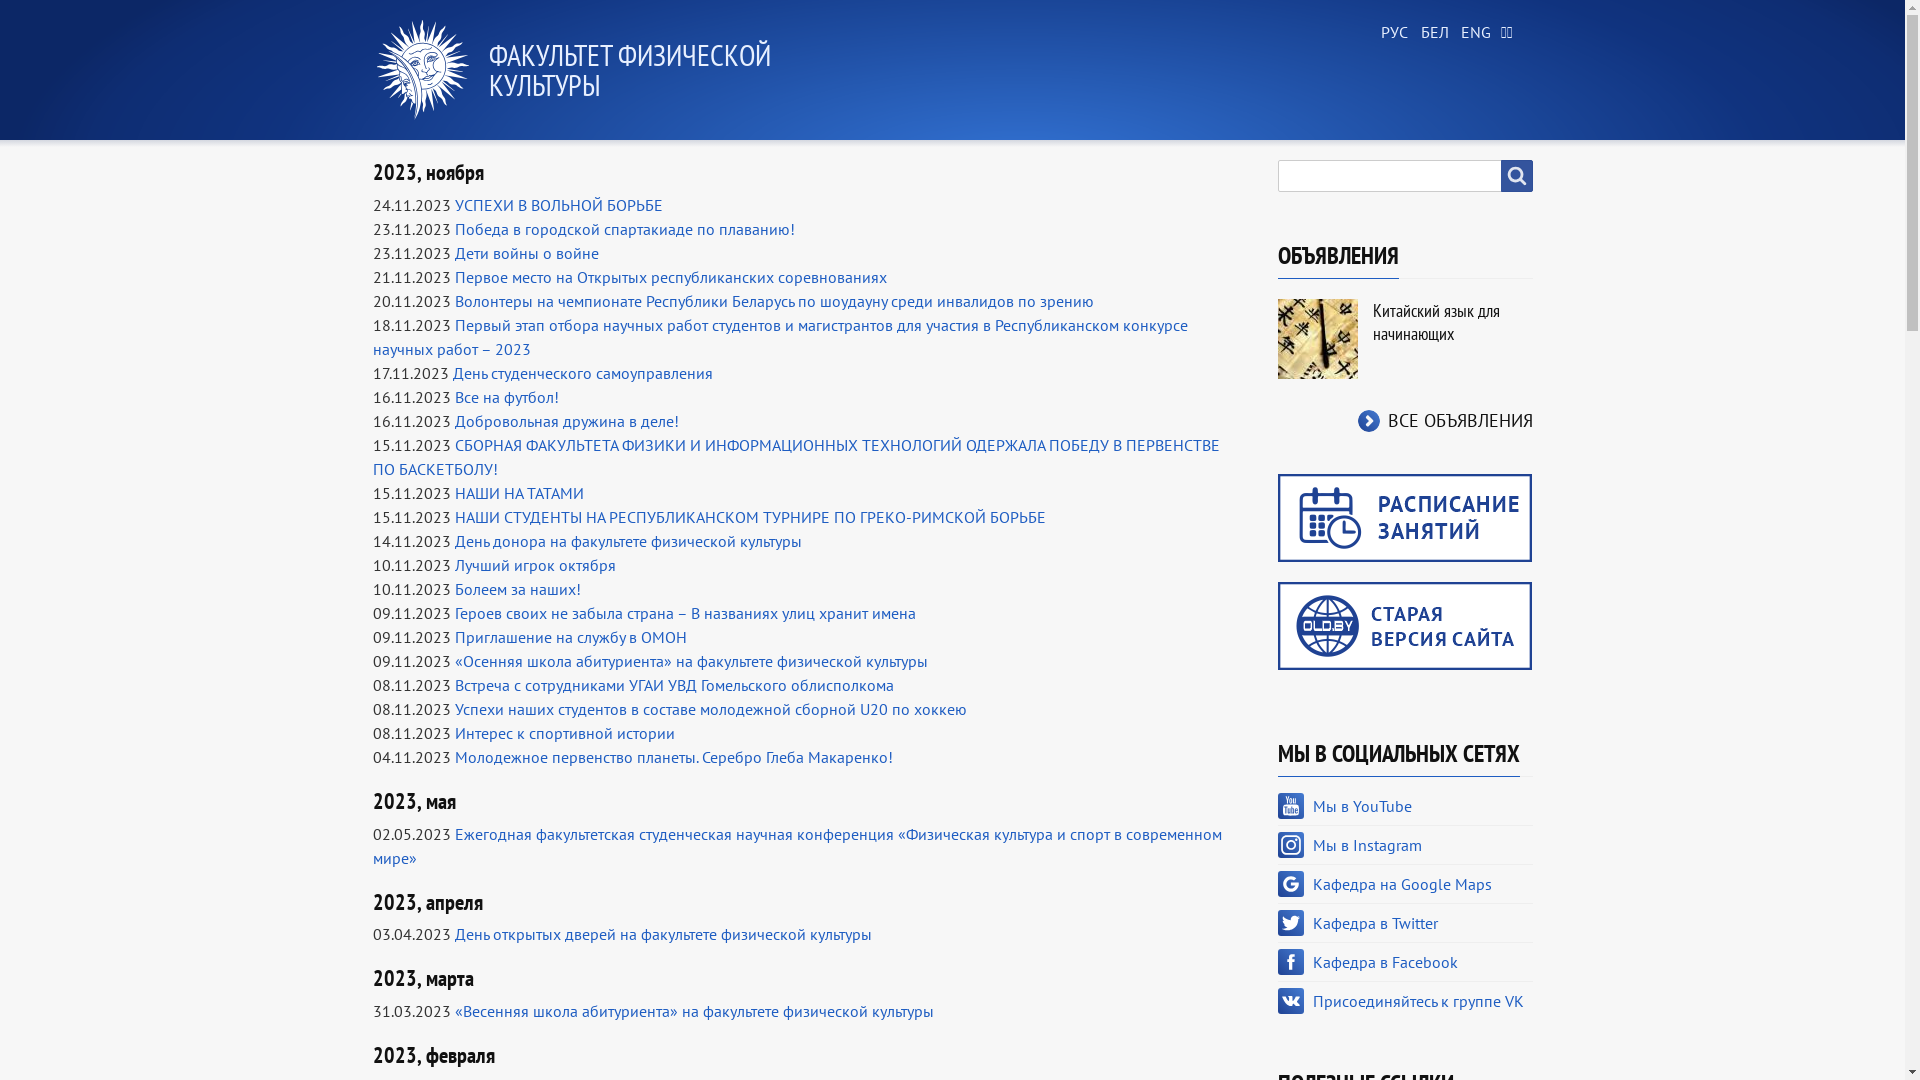  I want to click on 'Russian', so click(1391, 33).